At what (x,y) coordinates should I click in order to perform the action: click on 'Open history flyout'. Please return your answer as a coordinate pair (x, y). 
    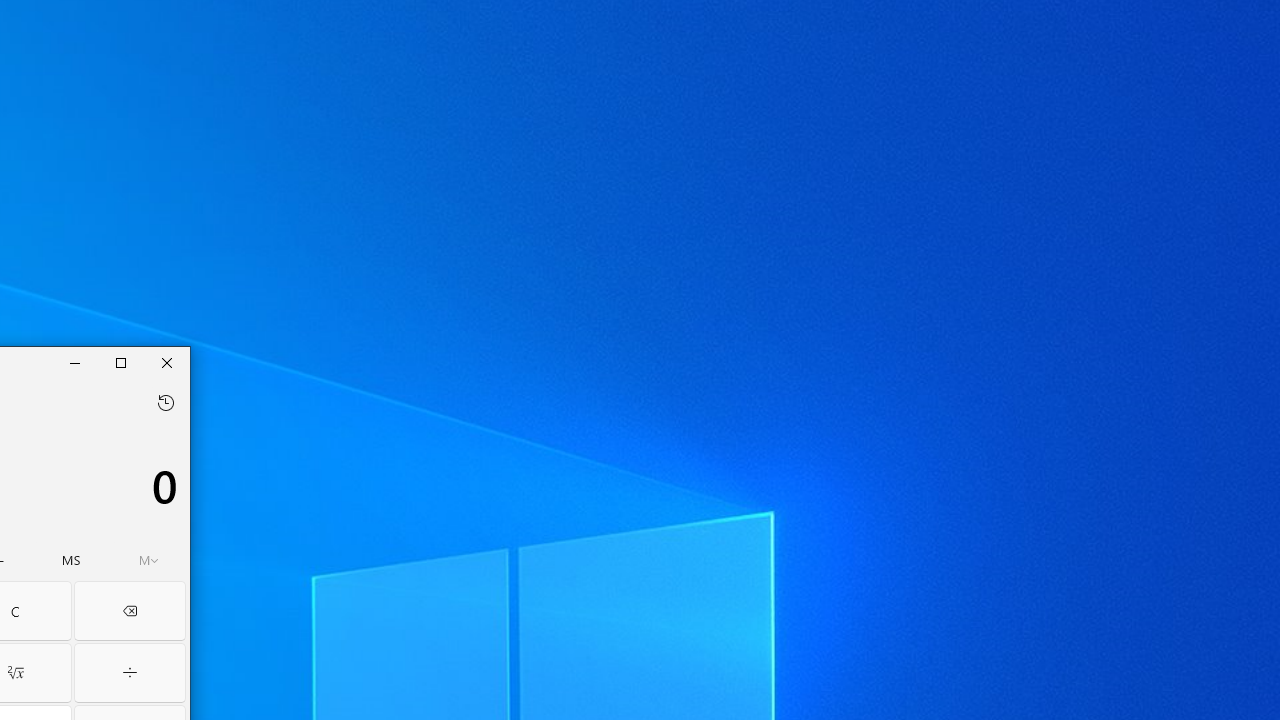
    Looking at the image, I should click on (165, 403).